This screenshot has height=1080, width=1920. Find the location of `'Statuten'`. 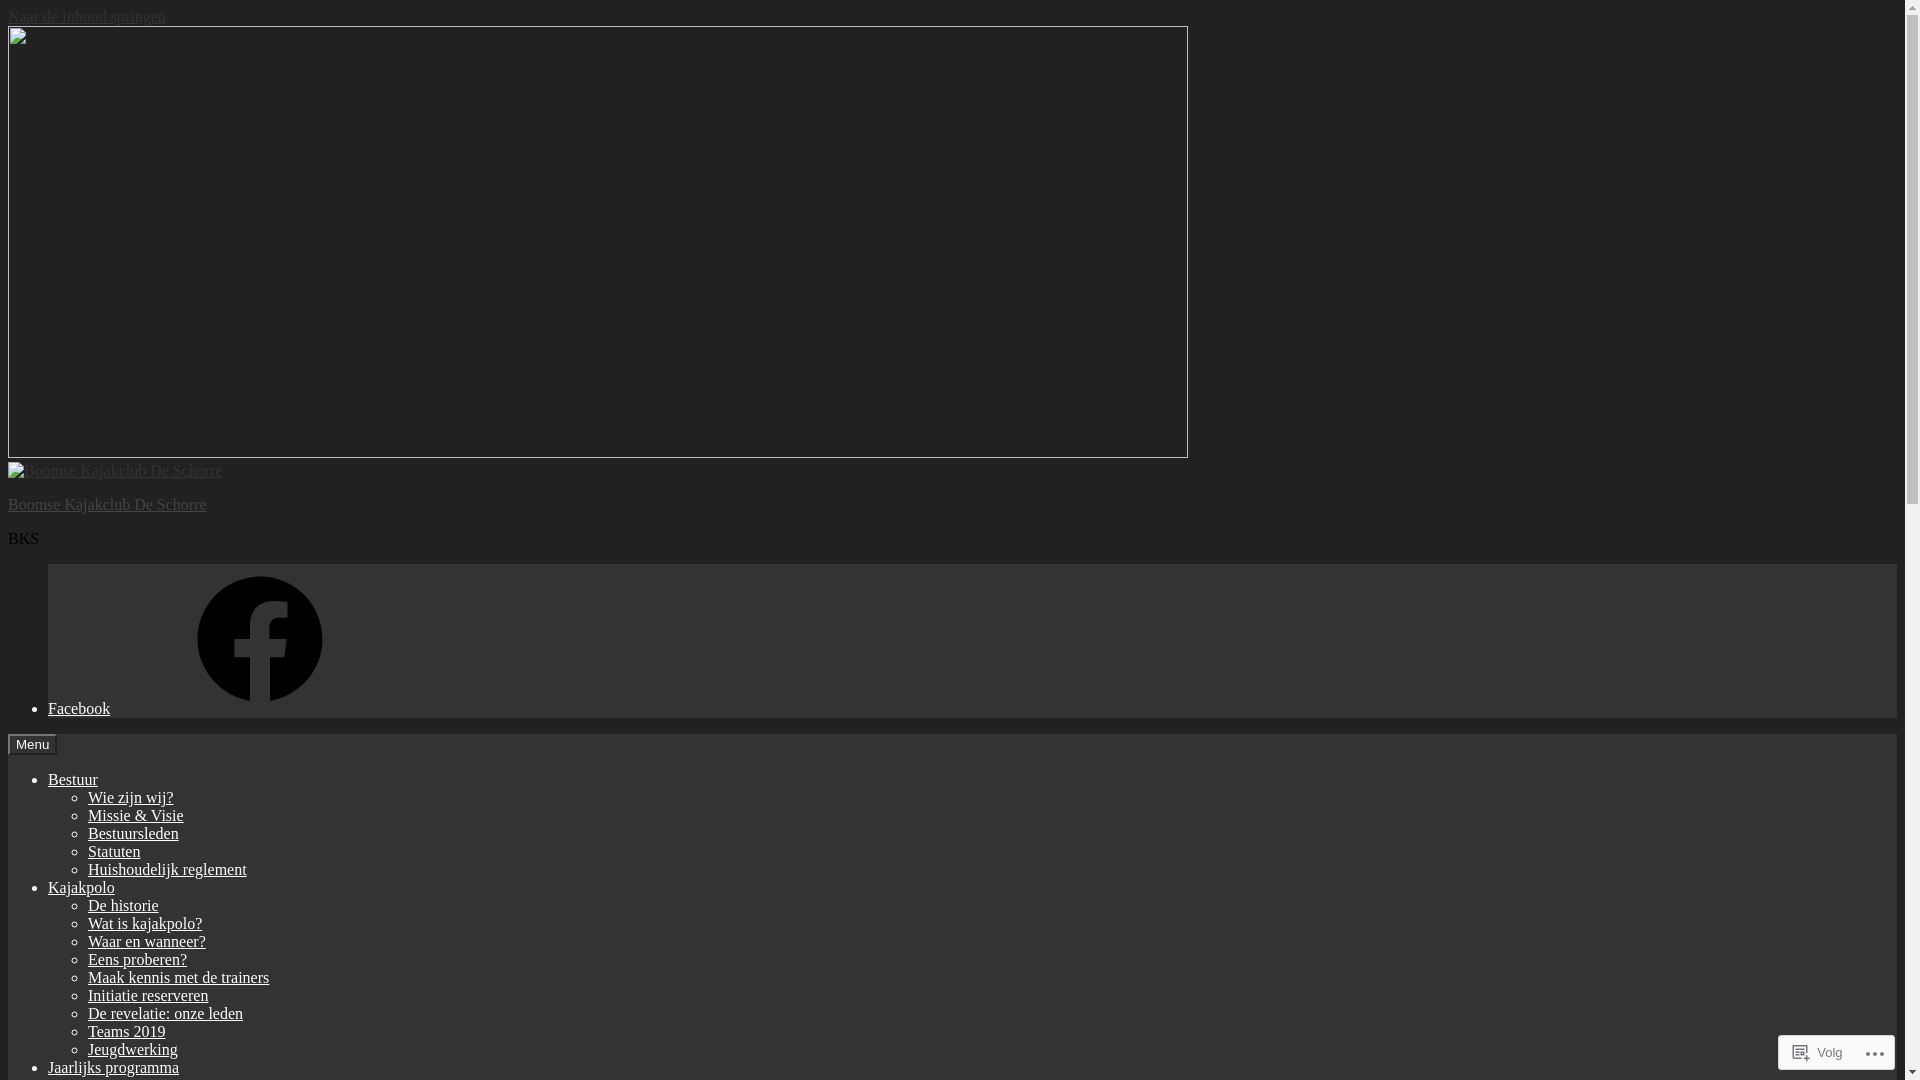

'Statuten' is located at coordinates (113, 851).